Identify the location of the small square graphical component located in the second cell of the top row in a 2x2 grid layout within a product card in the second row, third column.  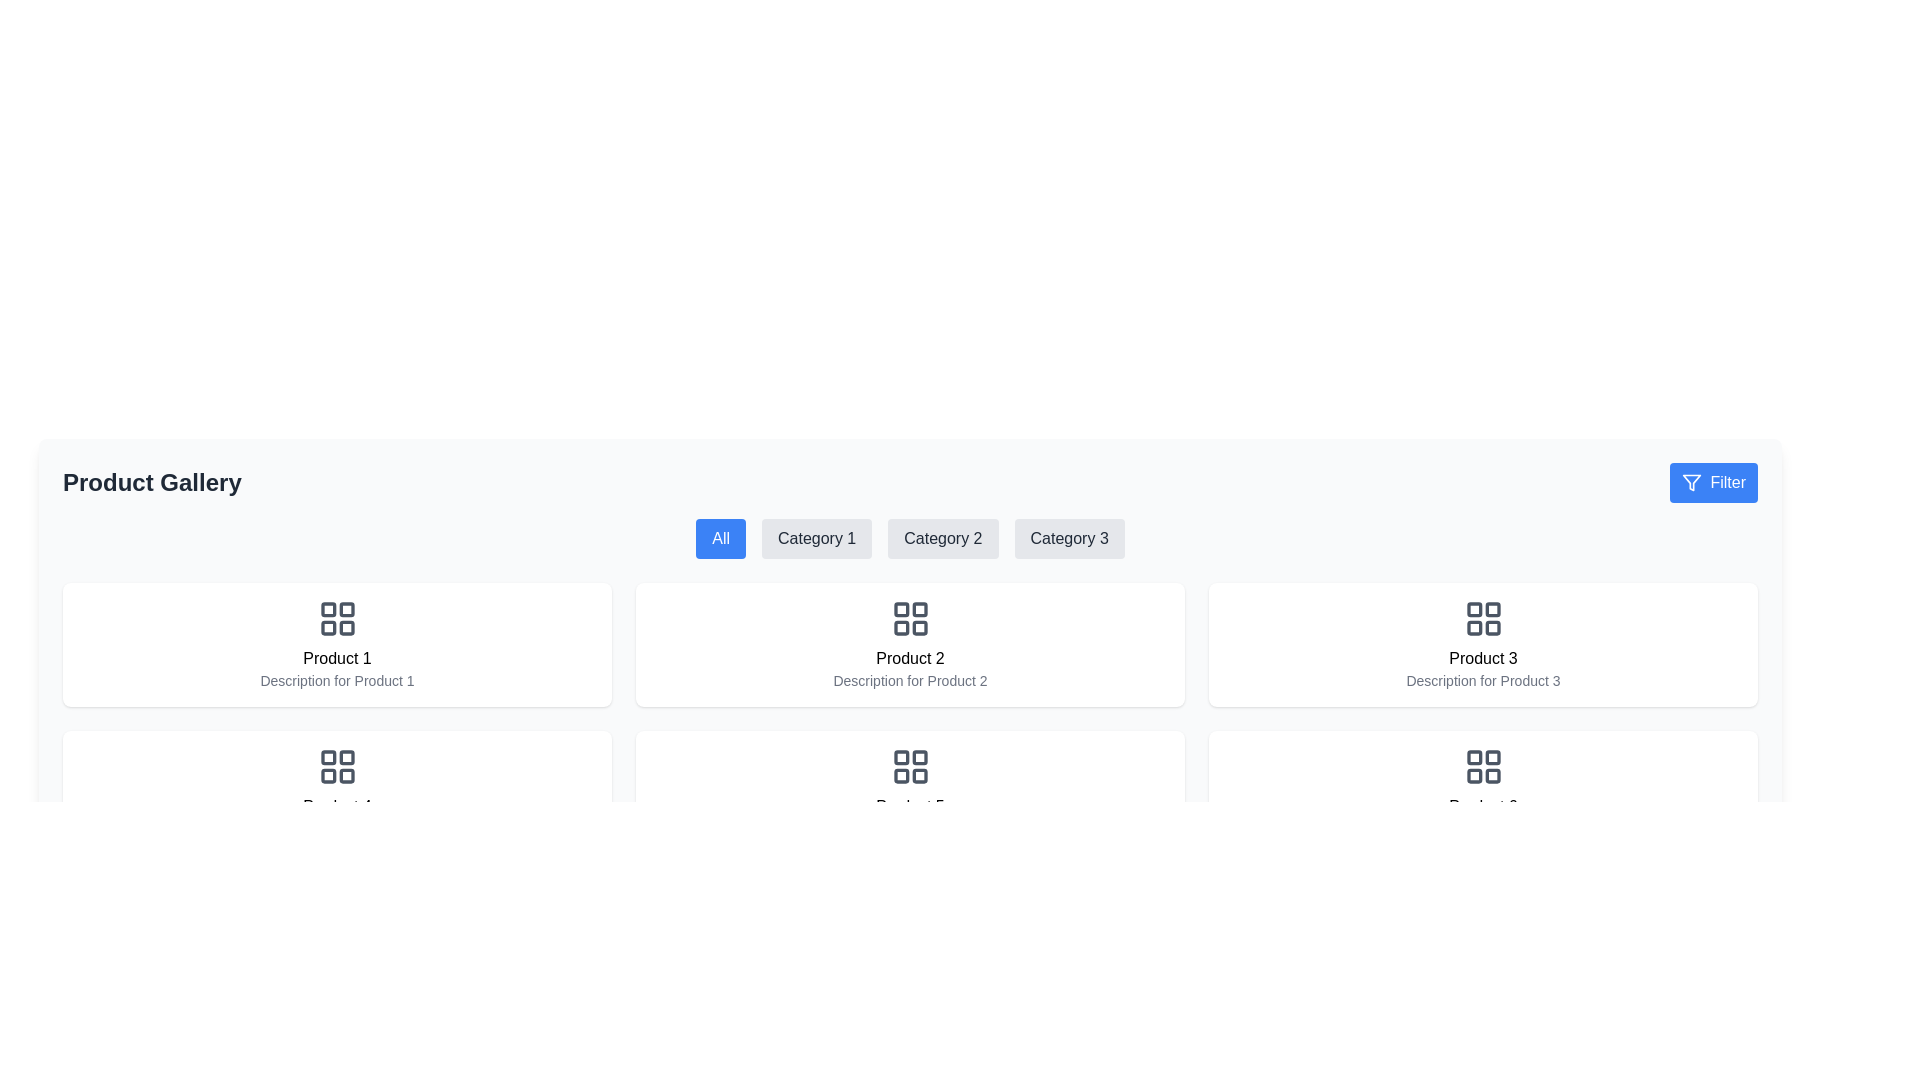
(918, 757).